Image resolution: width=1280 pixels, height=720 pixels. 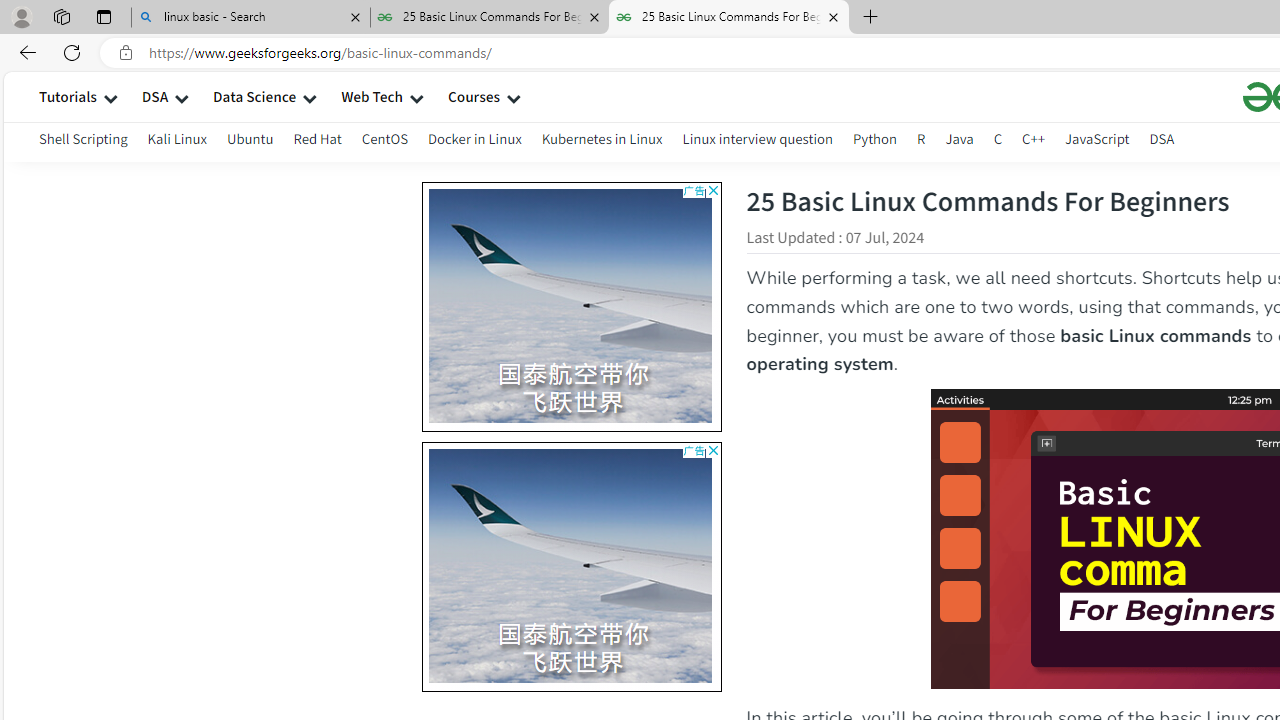 I want to click on 'Courses', so click(x=473, y=96).